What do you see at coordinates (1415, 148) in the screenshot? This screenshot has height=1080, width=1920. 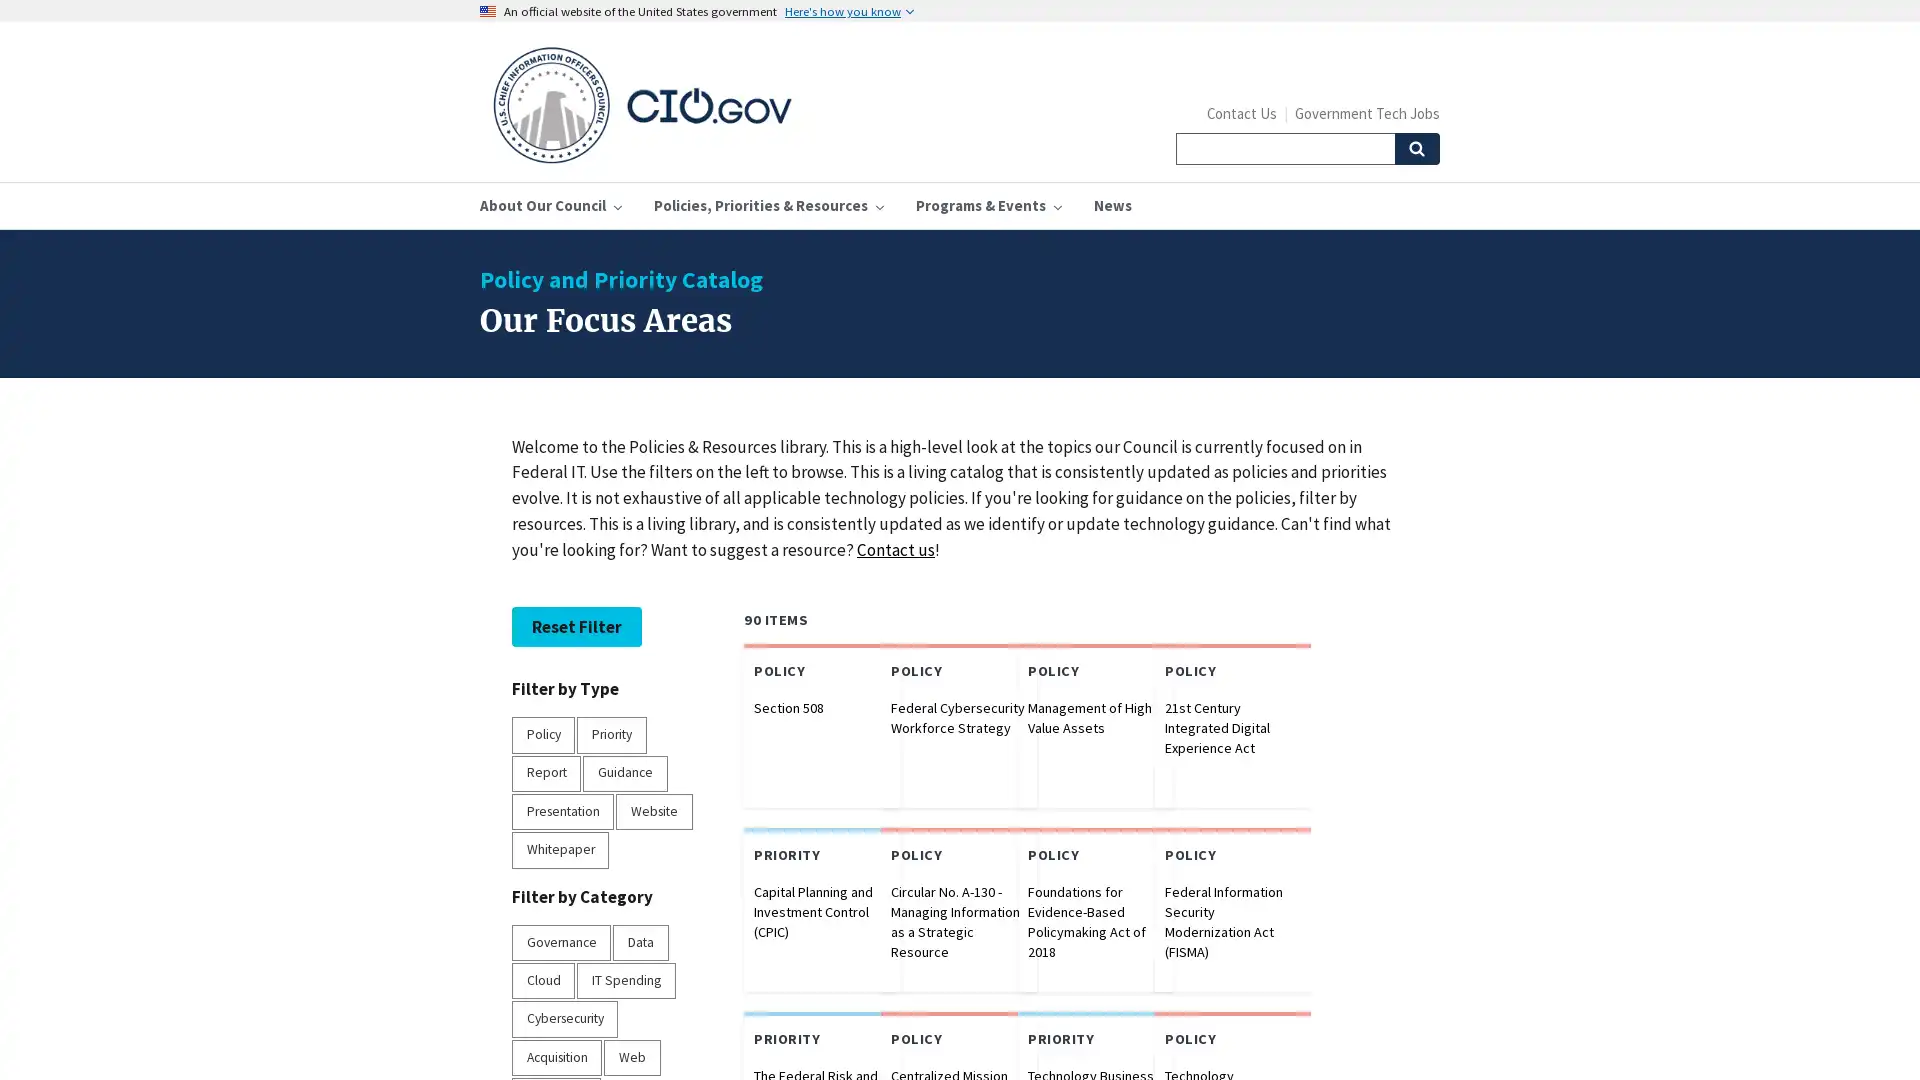 I see `Search` at bounding box center [1415, 148].